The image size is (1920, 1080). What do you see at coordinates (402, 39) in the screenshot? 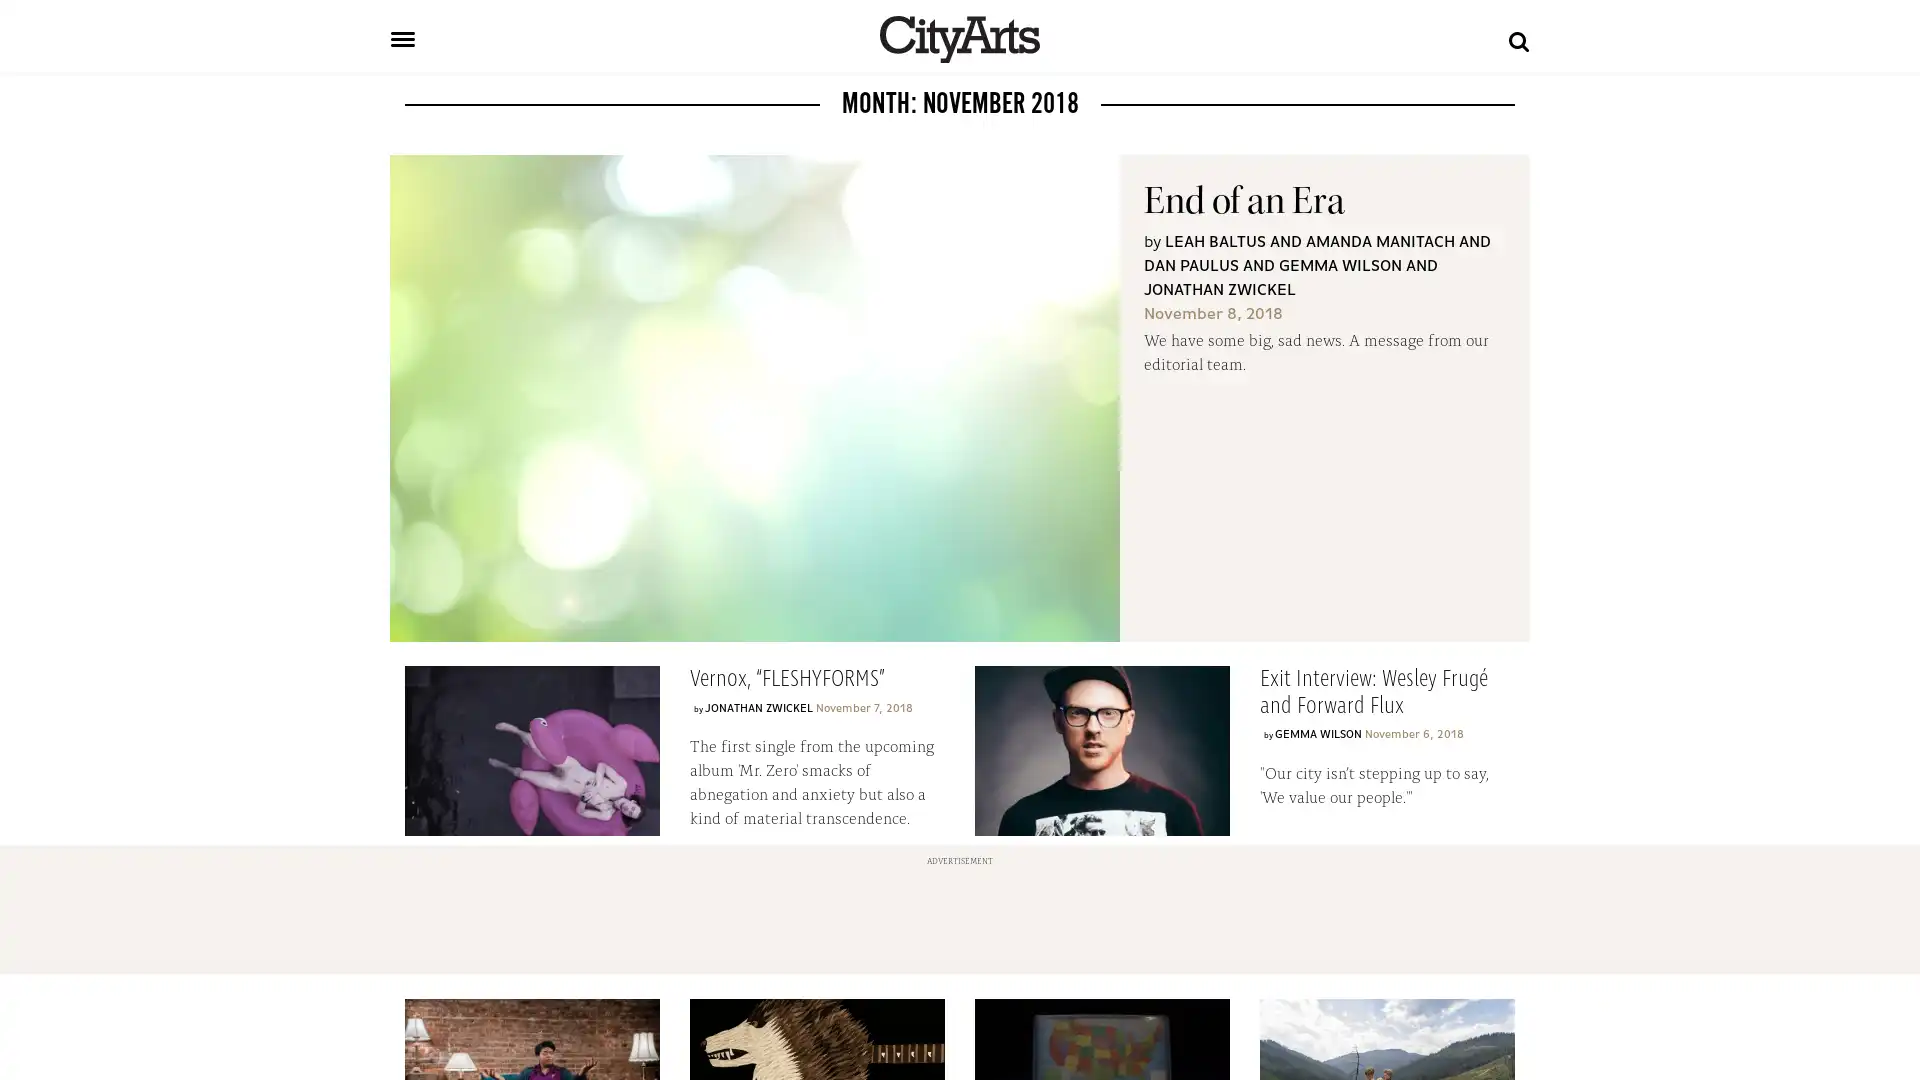
I see `Toggle navigation` at bounding box center [402, 39].